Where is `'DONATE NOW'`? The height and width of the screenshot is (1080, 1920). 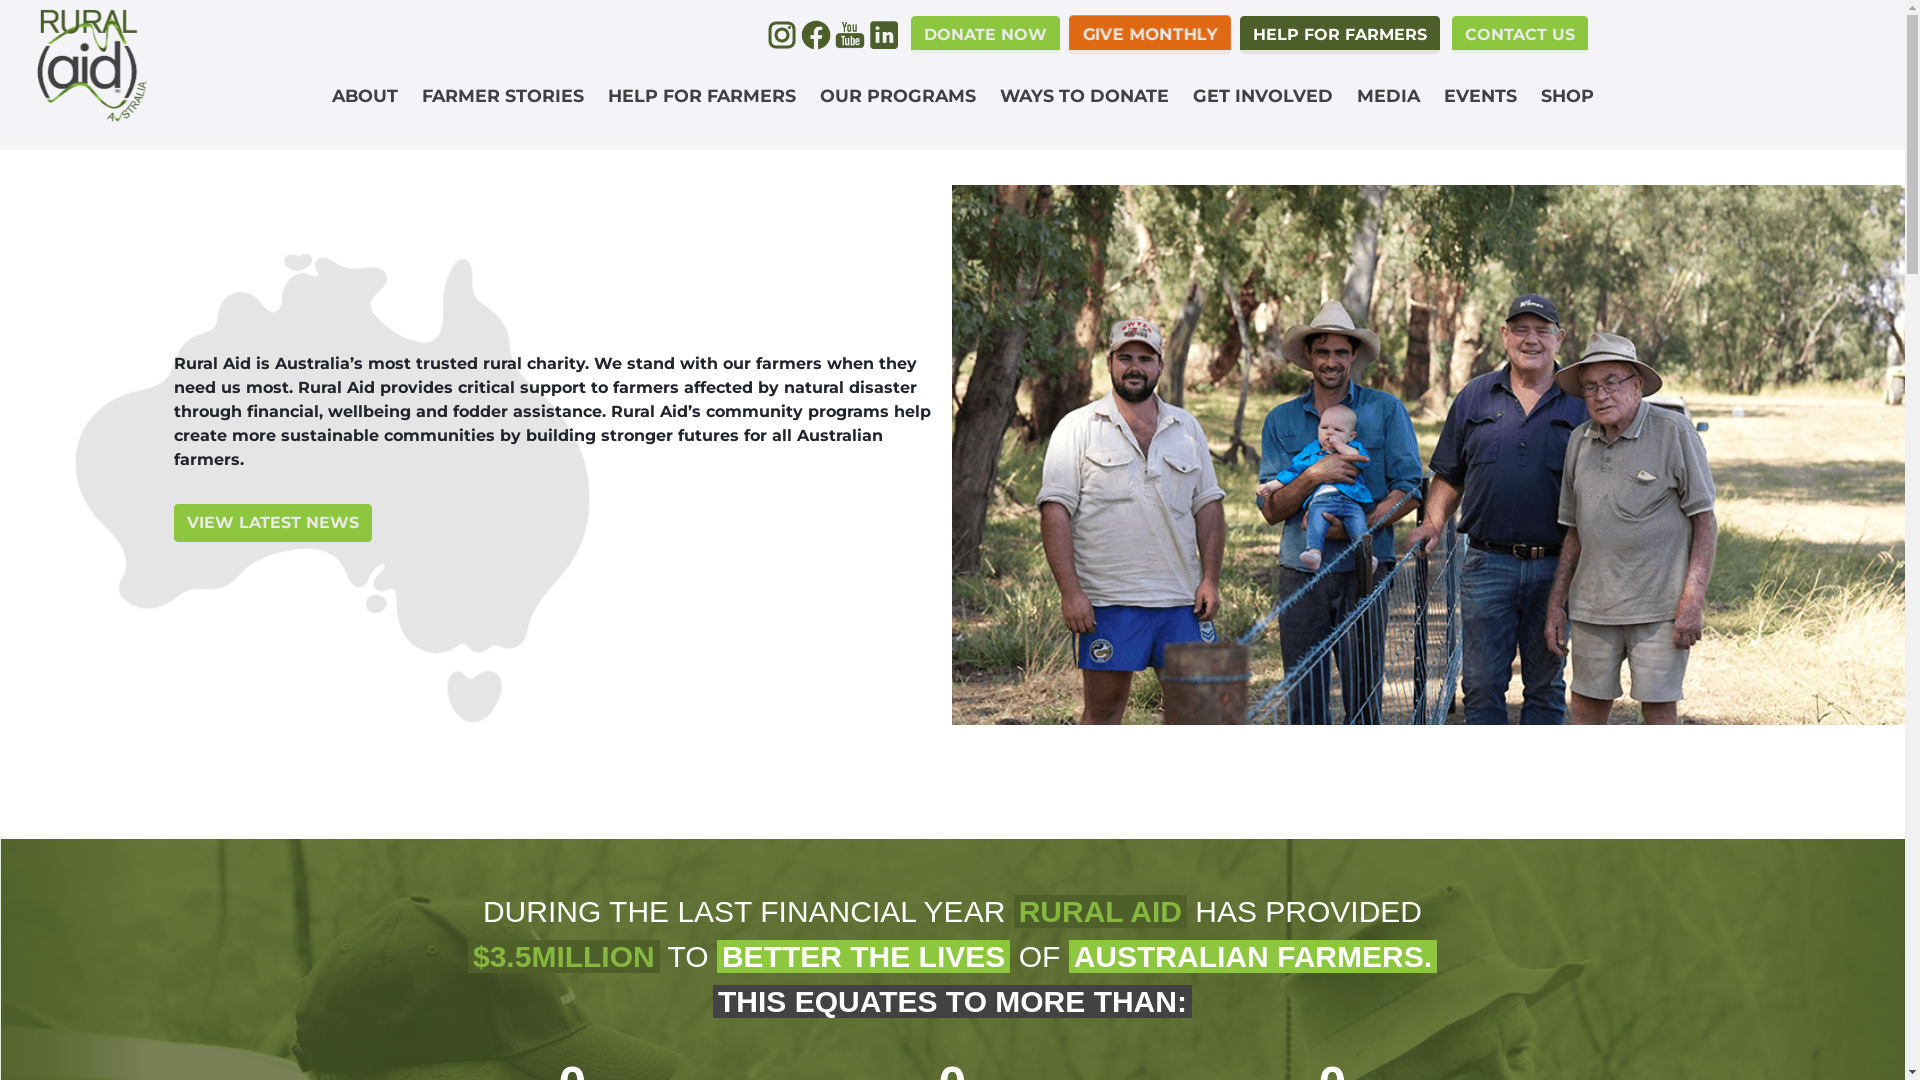 'DONATE NOW' is located at coordinates (984, 33).